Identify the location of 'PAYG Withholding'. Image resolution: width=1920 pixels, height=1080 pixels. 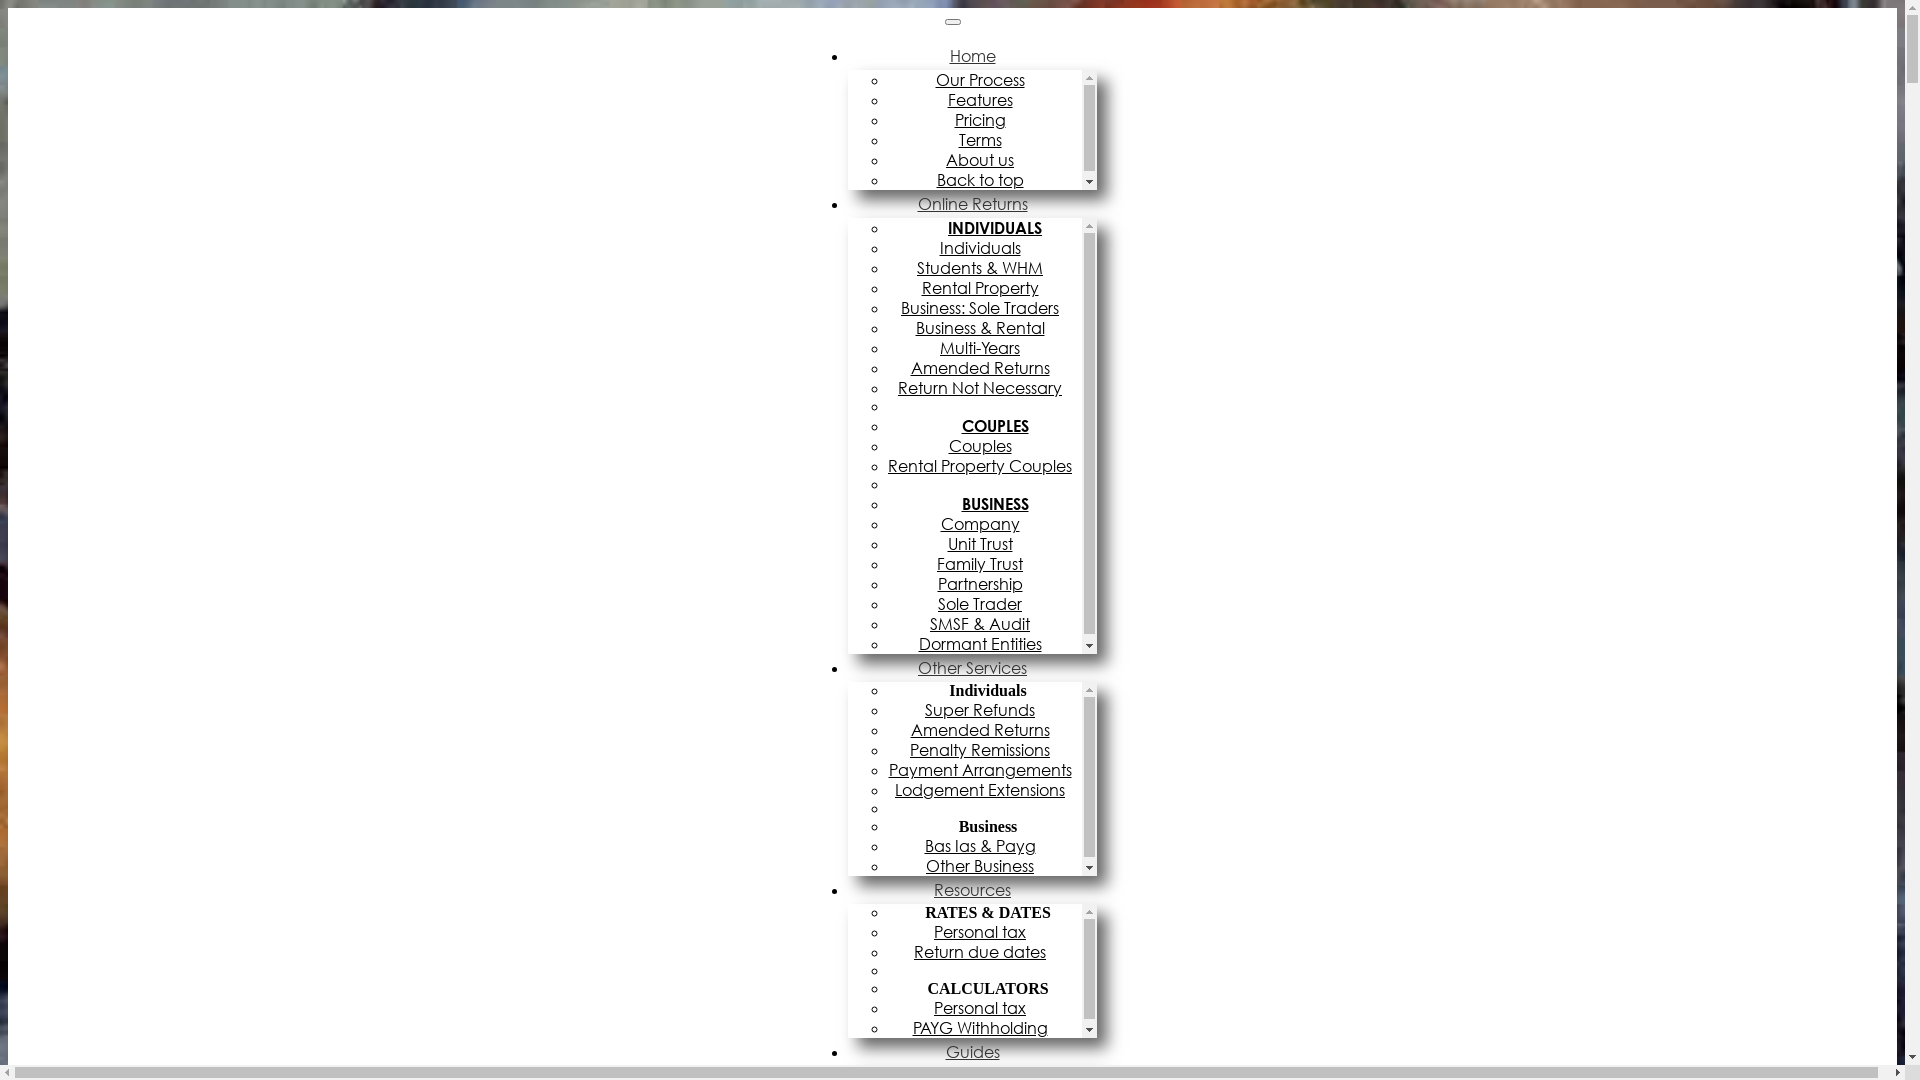
(911, 1028).